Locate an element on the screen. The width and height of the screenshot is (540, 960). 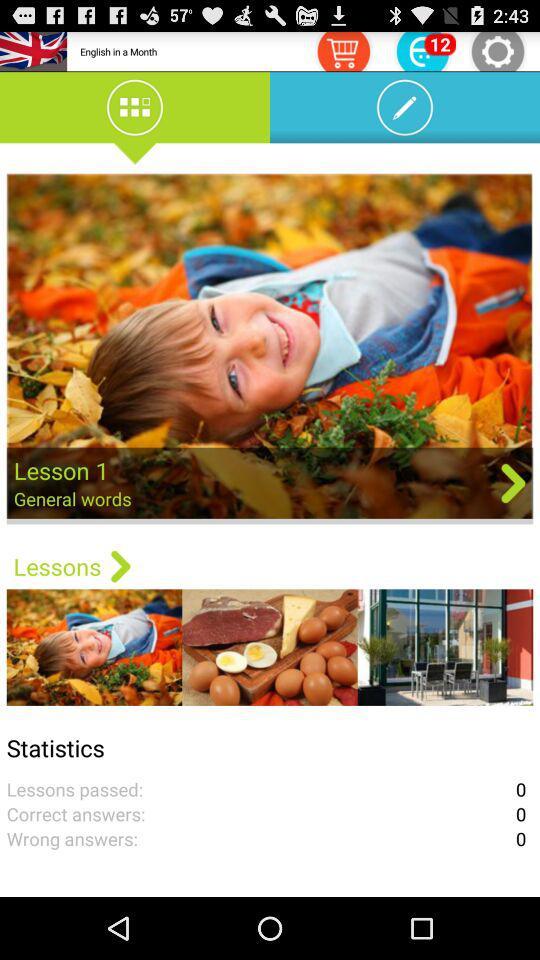
shop button is located at coordinates (342, 50).